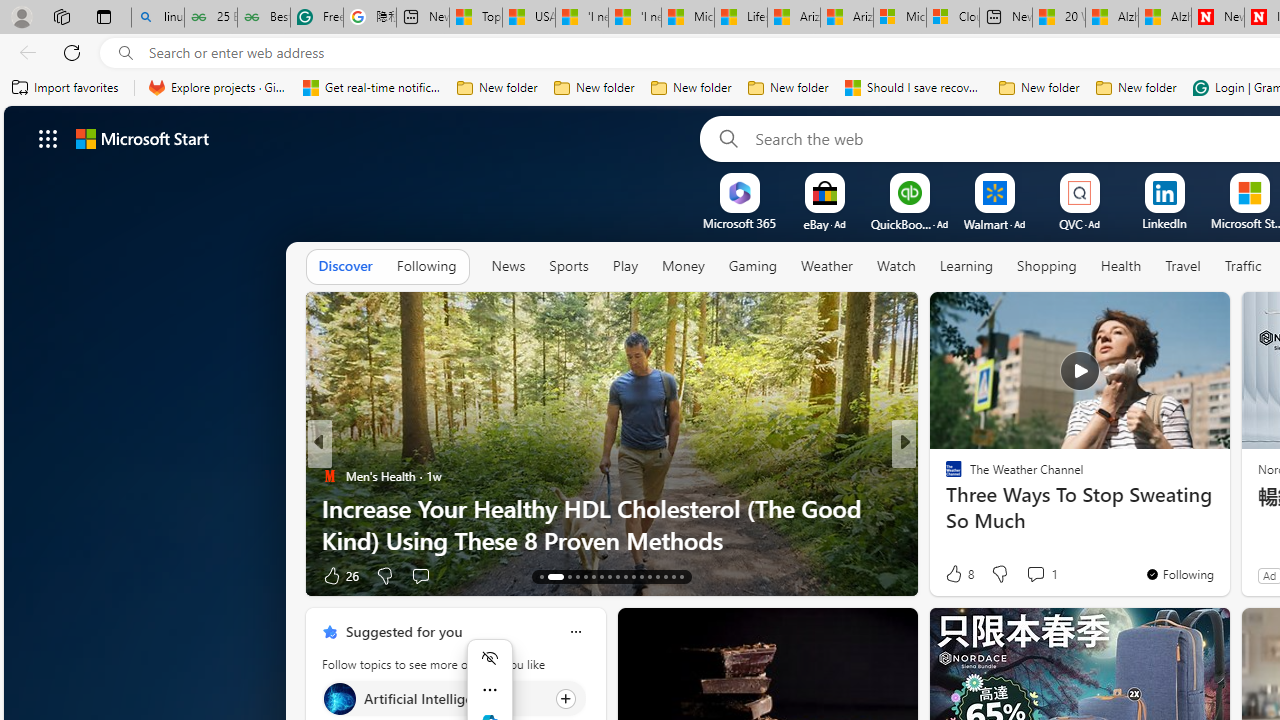 This screenshot has height=720, width=1280. What do you see at coordinates (1044, 575) in the screenshot?
I see `'View comments 65 Comment'` at bounding box center [1044, 575].